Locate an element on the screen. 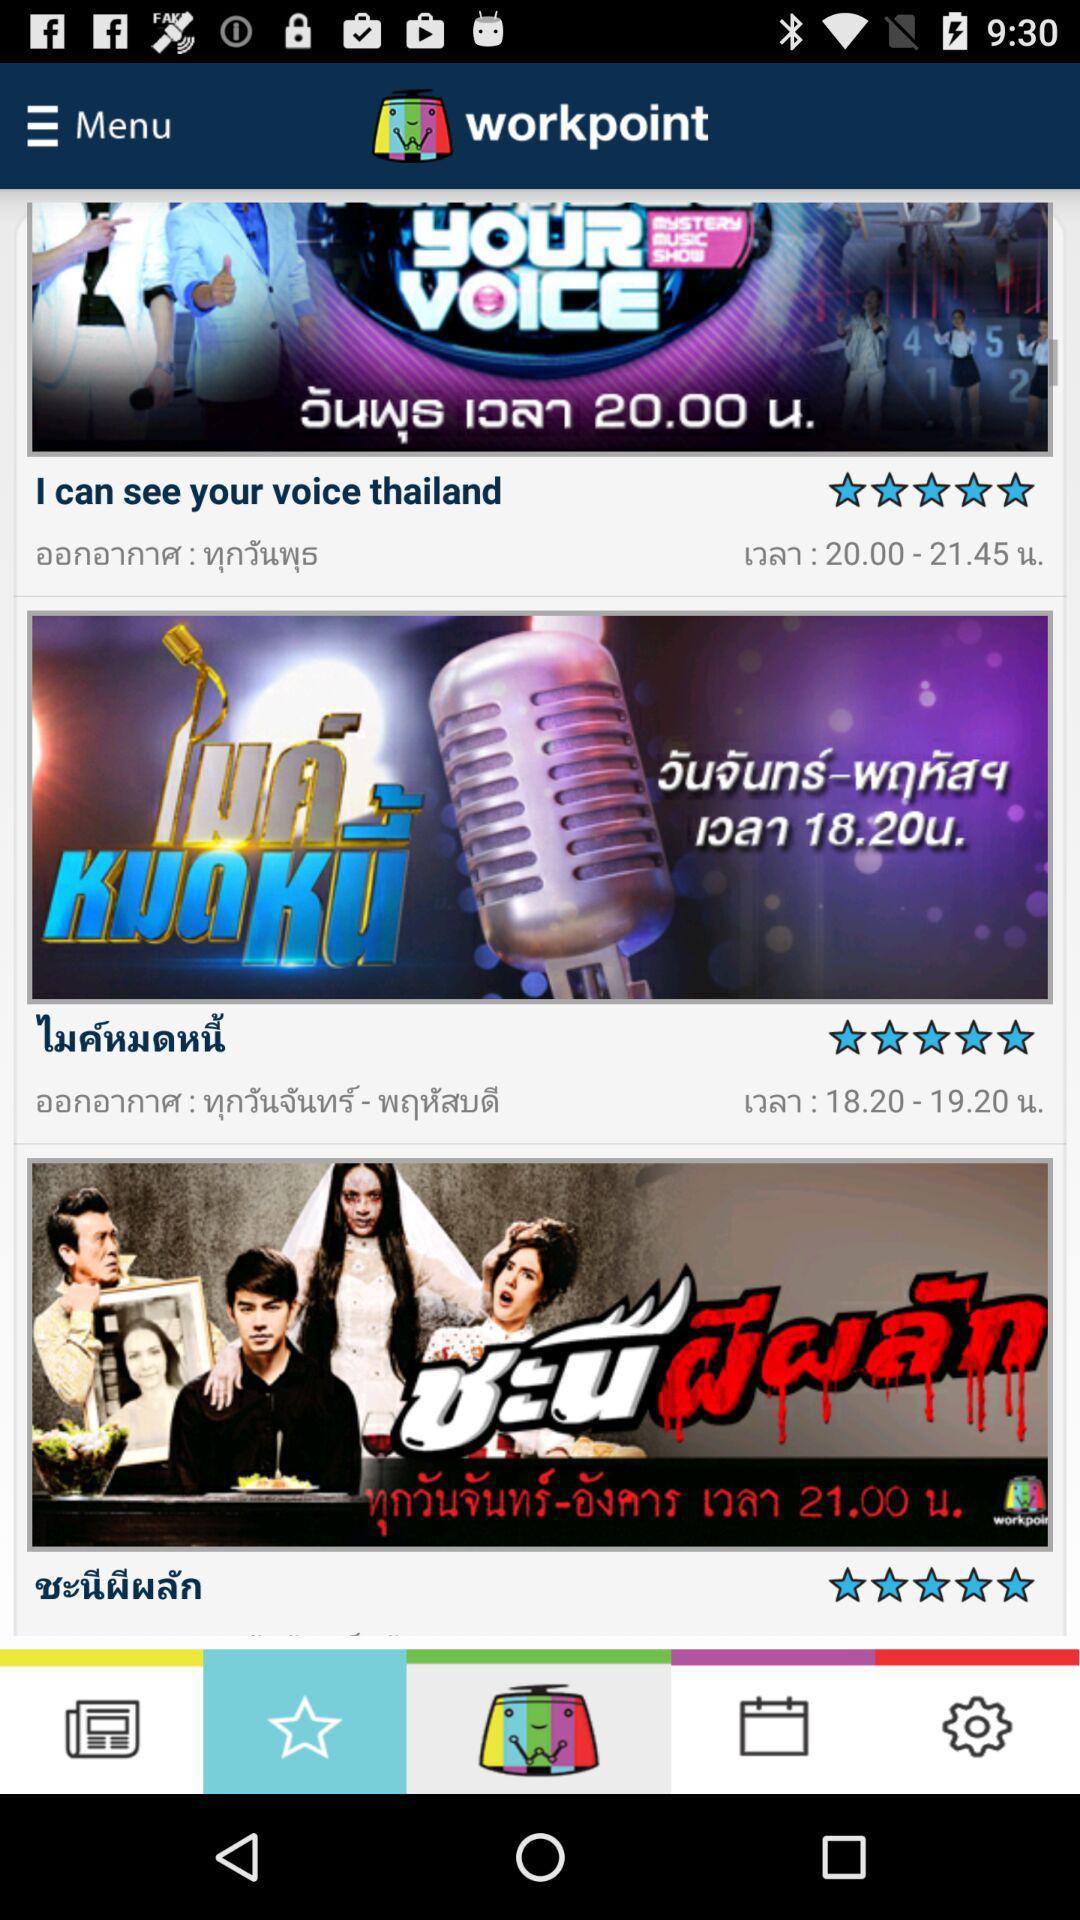  click for menu is located at coordinates (99, 124).